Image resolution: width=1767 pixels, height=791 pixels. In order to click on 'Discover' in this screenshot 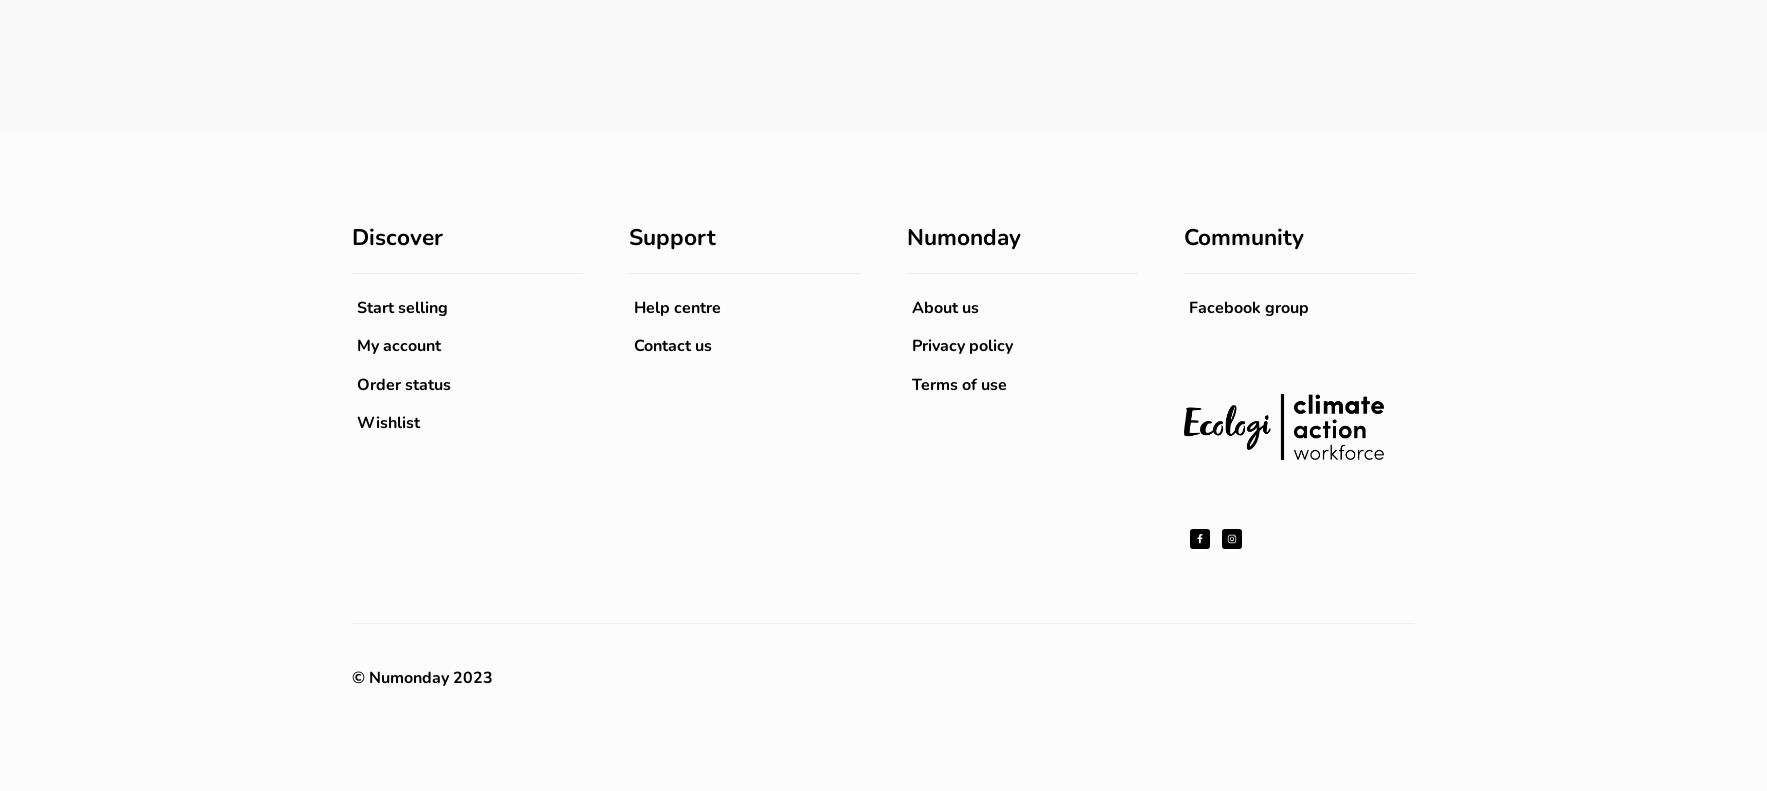, I will do `click(396, 236)`.